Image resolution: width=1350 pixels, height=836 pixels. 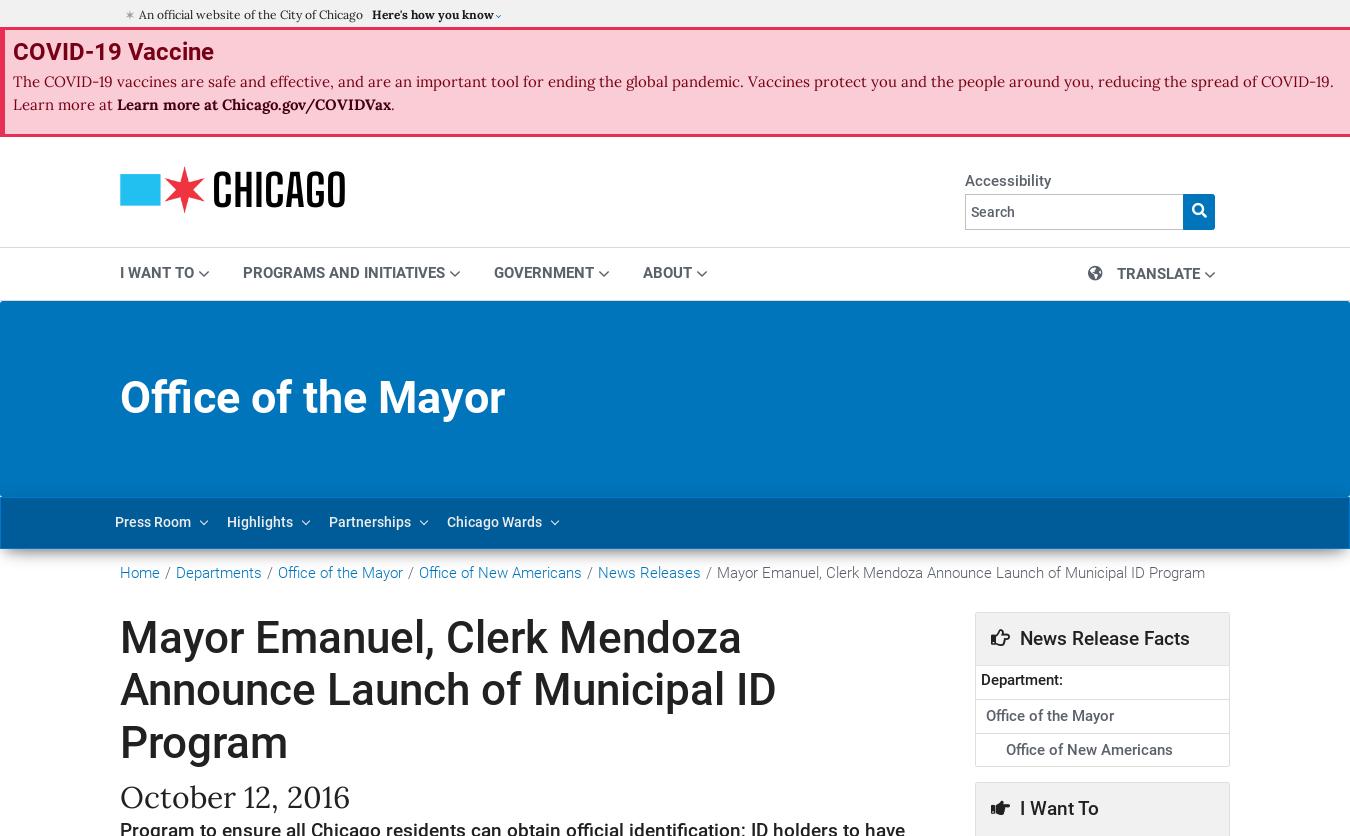 I want to click on 'Press Room', so click(x=152, y=521).